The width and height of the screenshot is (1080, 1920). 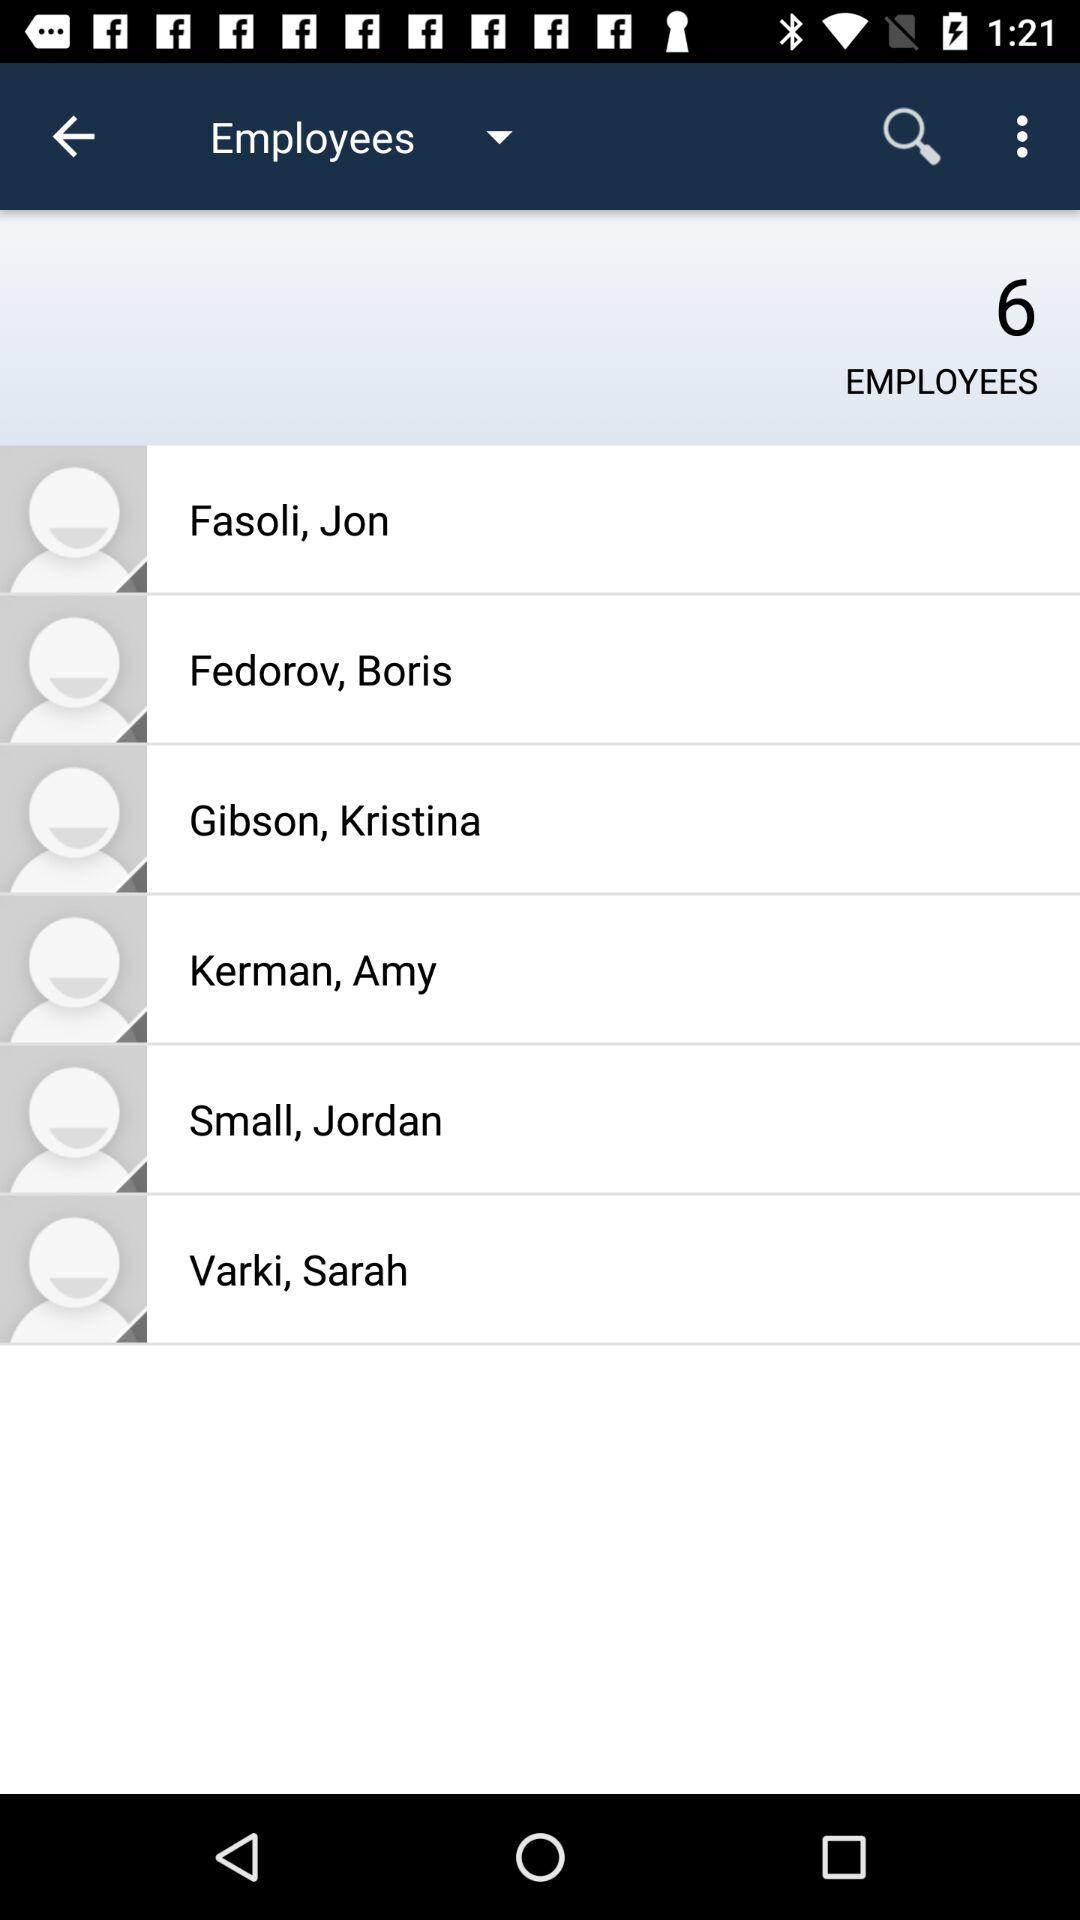 What do you see at coordinates (72, 668) in the screenshot?
I see `fedorov boris` at bounding box center [72, 668].